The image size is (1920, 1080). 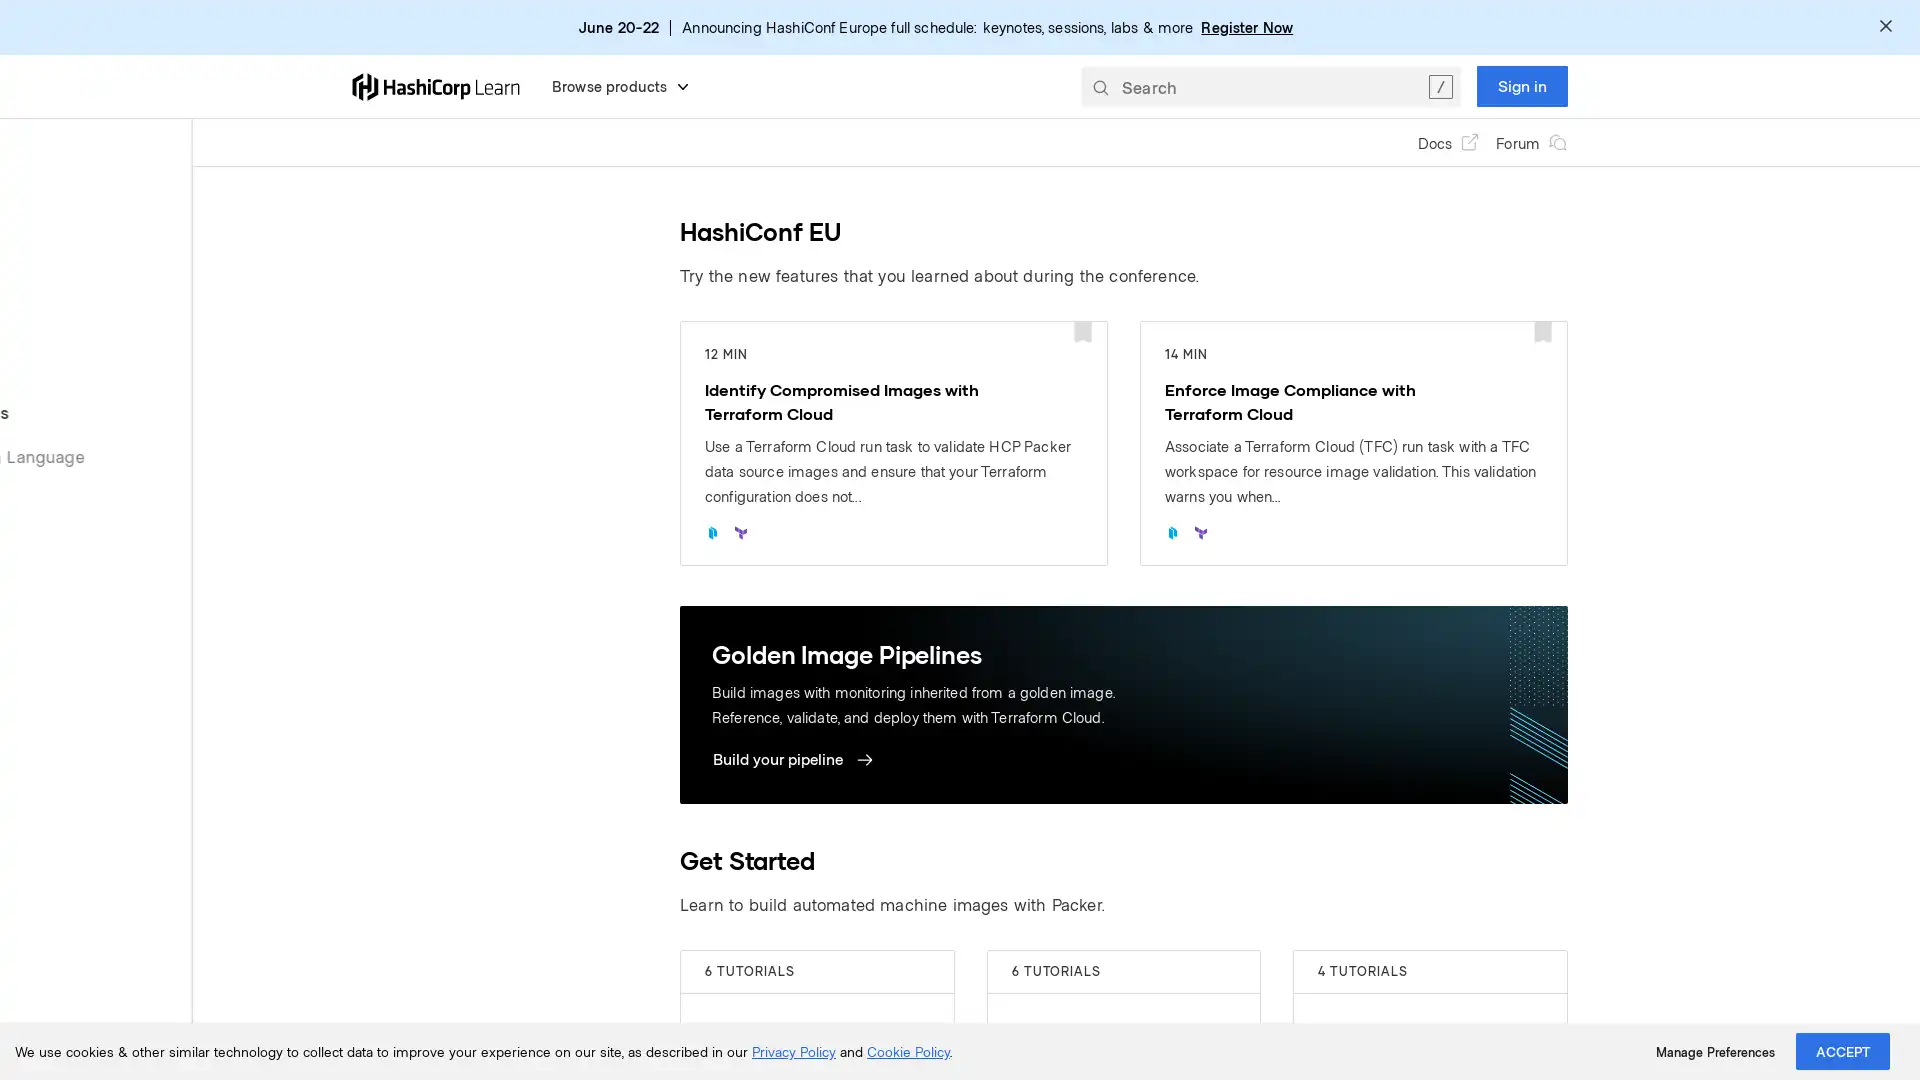 What do you see at coordinates (1082, 332) in the screenshot?
I see `Add bookmark for: Identify Compromised Images with Terraform Cloud` at bounding box center [1082, 332].